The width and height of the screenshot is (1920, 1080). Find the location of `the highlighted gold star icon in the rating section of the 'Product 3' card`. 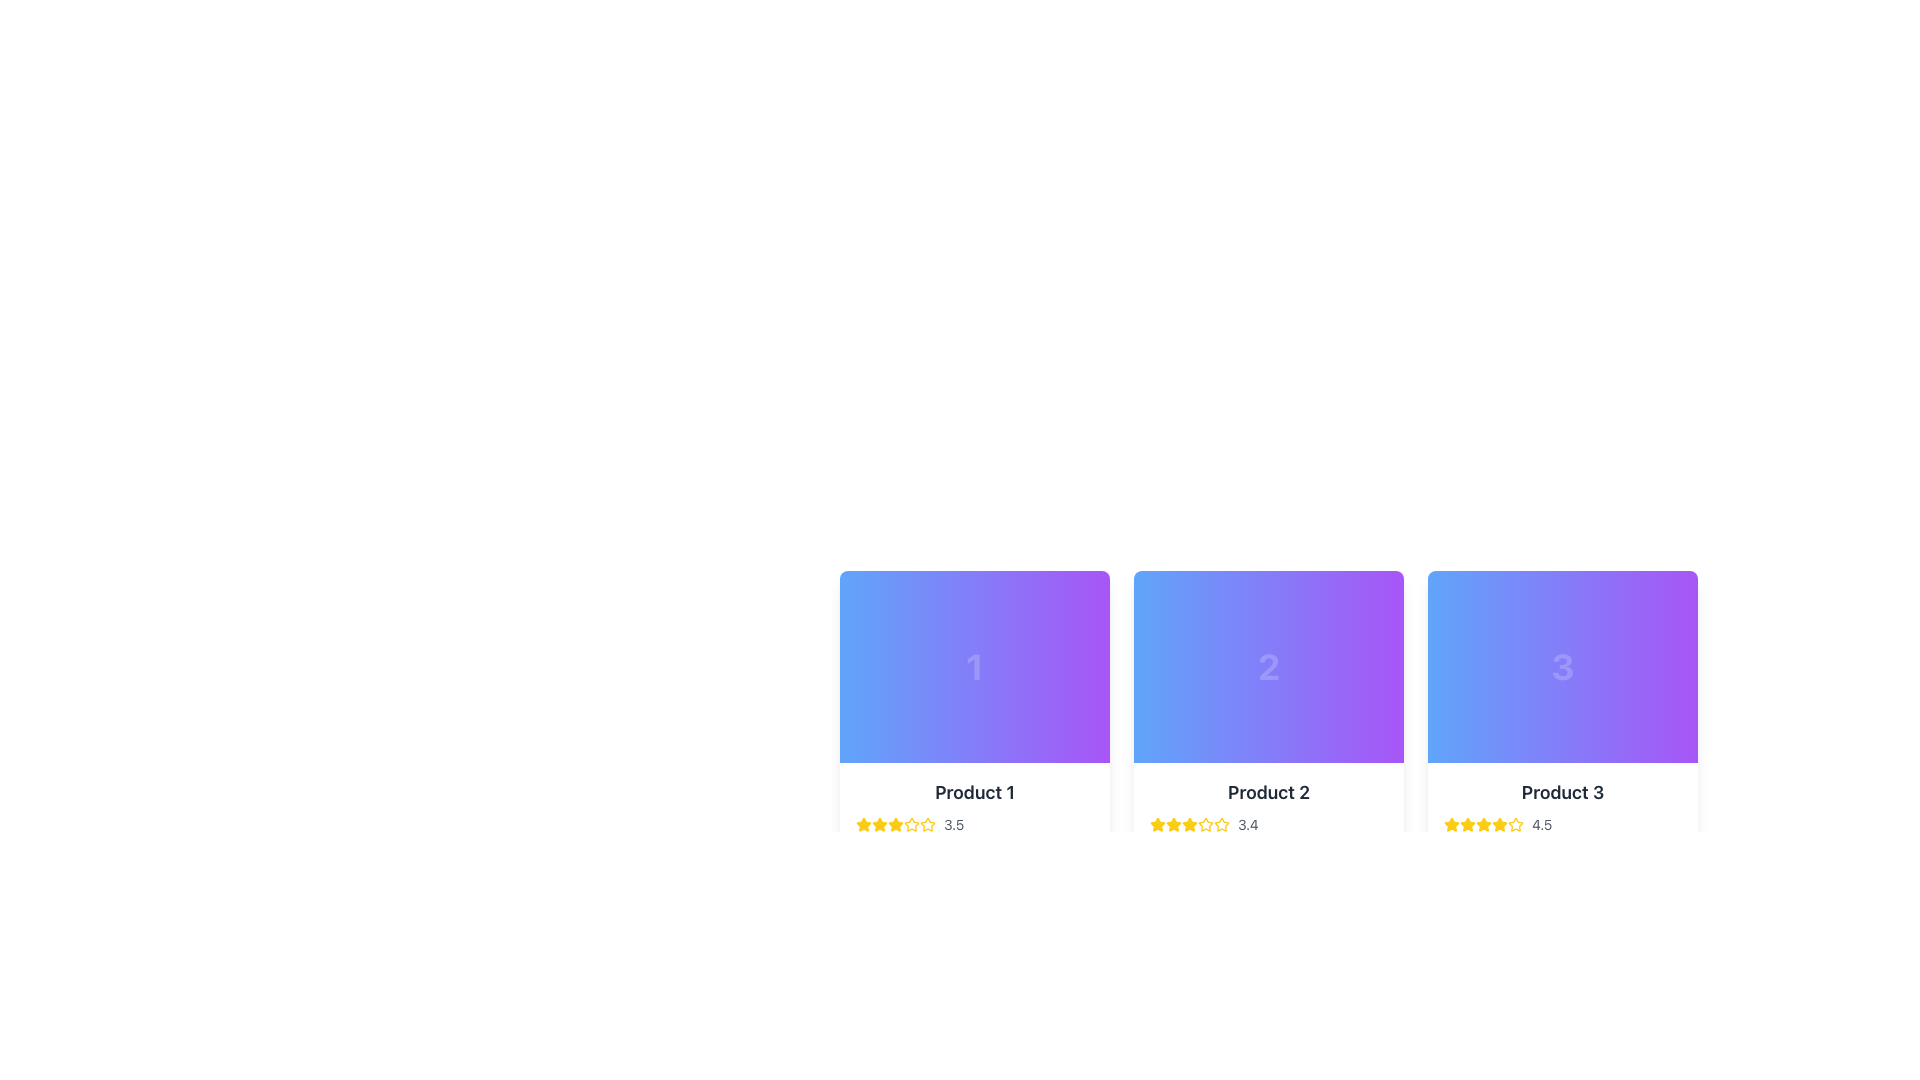

the highlighted gold star icon in the rating section of the 'Product 3' card is located at coordinates (1451, 824).